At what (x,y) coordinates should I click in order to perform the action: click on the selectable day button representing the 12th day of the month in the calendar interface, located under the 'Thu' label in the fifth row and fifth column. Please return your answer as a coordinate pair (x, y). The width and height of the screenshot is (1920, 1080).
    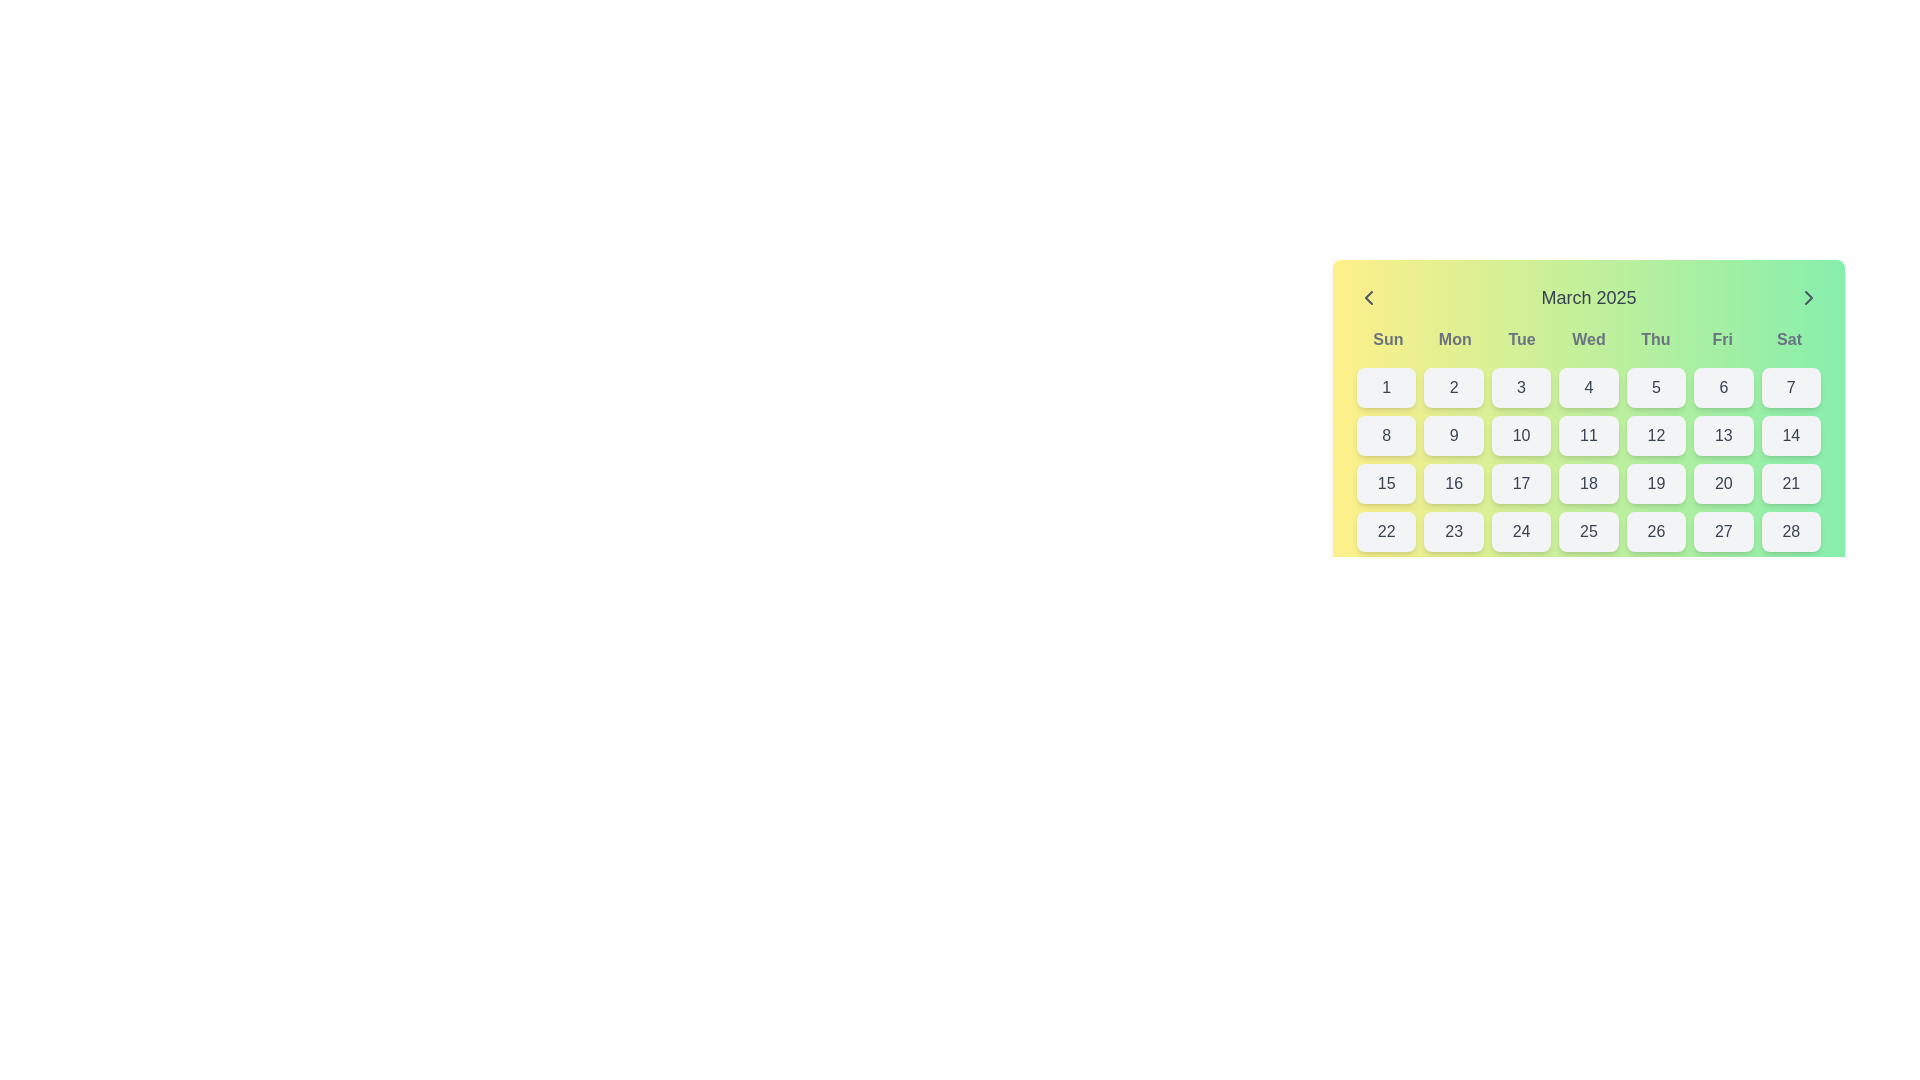
    Looking at the image, I should click on (1656, 434).